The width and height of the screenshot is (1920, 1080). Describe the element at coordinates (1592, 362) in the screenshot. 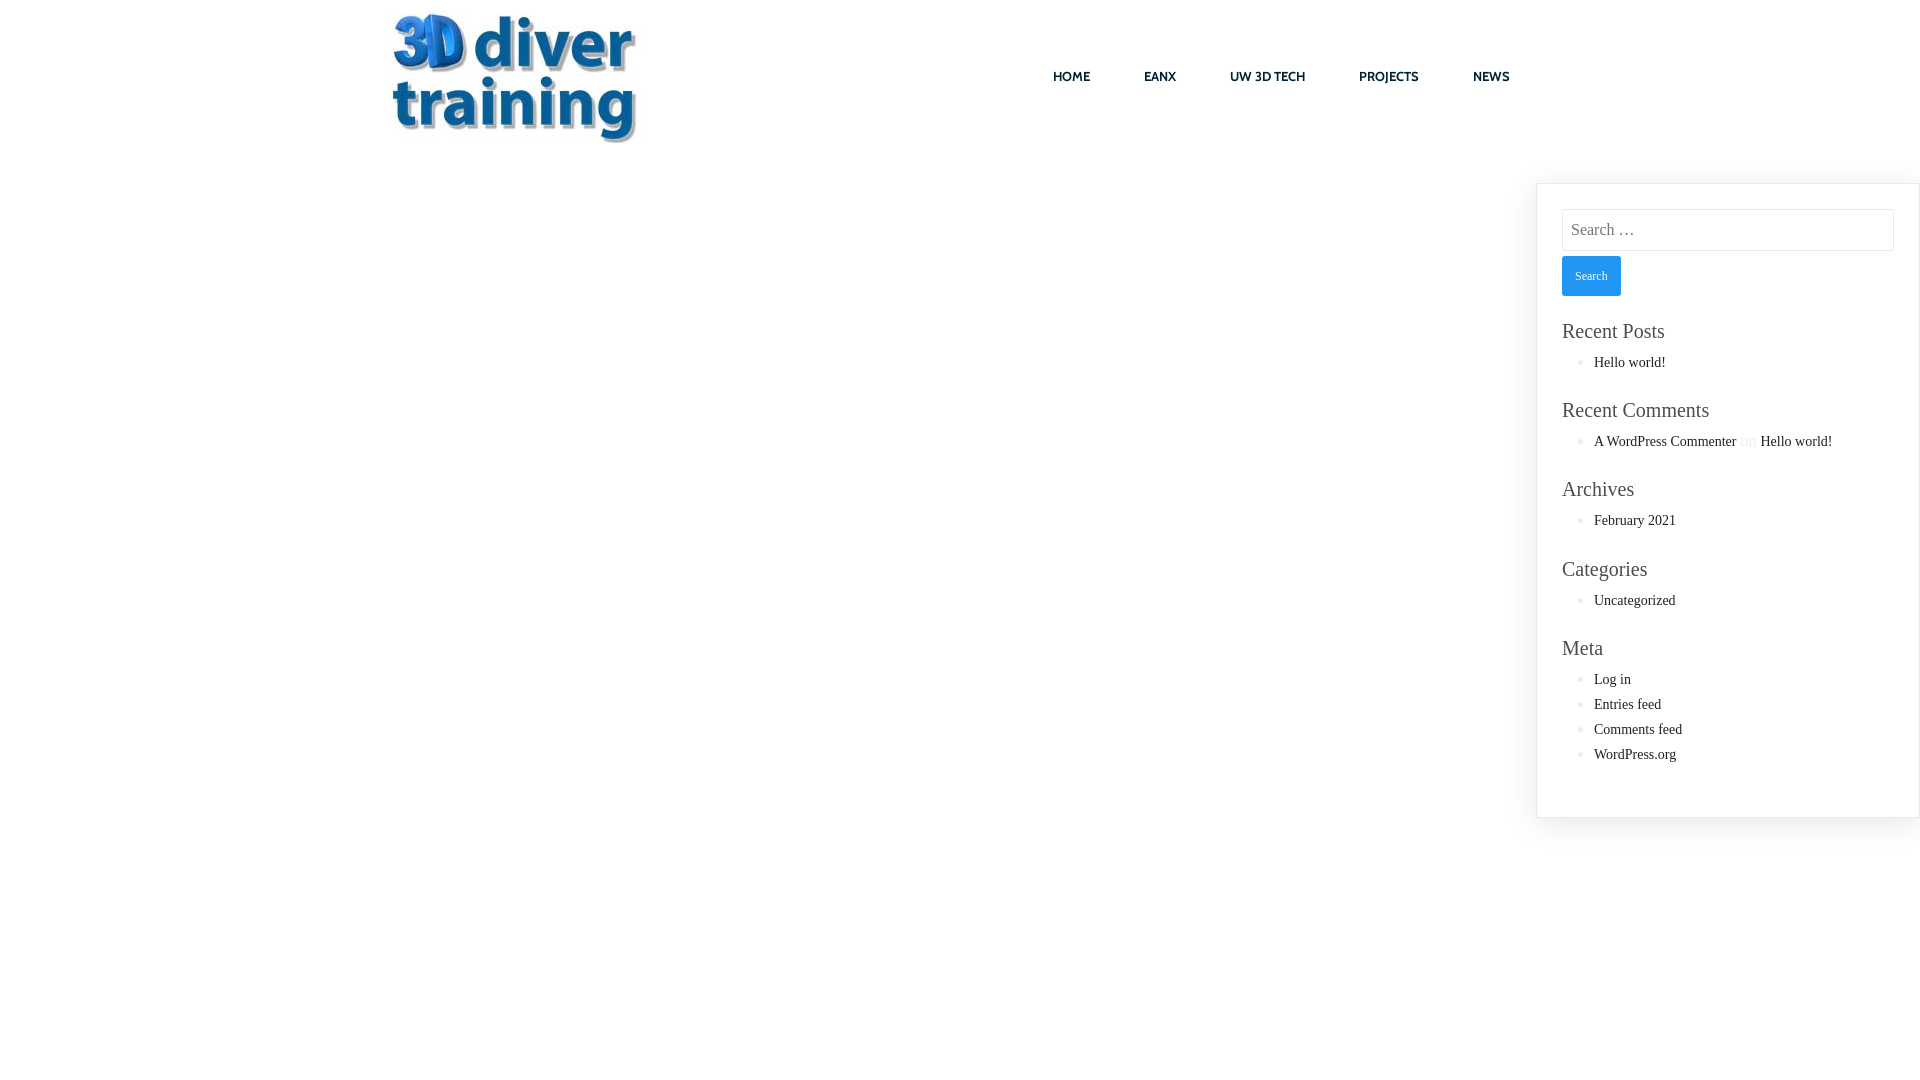

I see `'Hello world!'` at that location.